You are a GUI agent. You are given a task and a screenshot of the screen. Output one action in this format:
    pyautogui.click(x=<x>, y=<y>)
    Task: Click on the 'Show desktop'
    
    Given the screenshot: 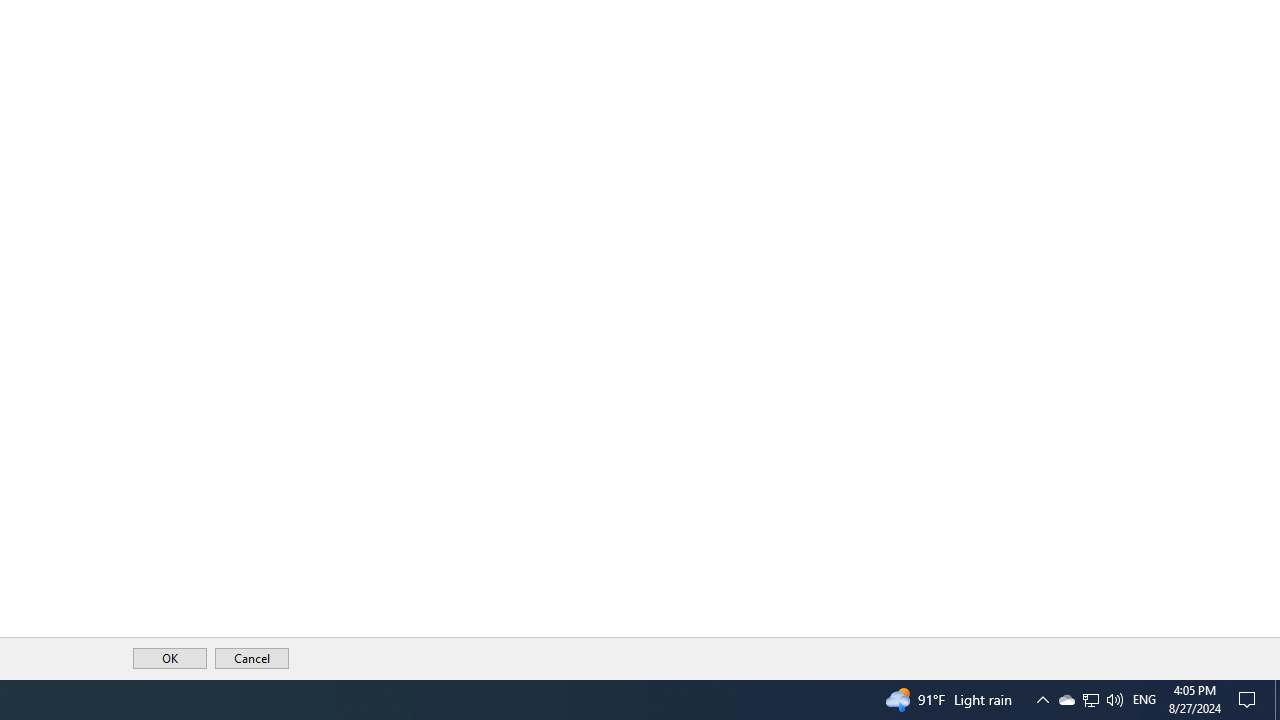 What is the action you would take?
    pyautogui.click(x=1276, y=698)
    